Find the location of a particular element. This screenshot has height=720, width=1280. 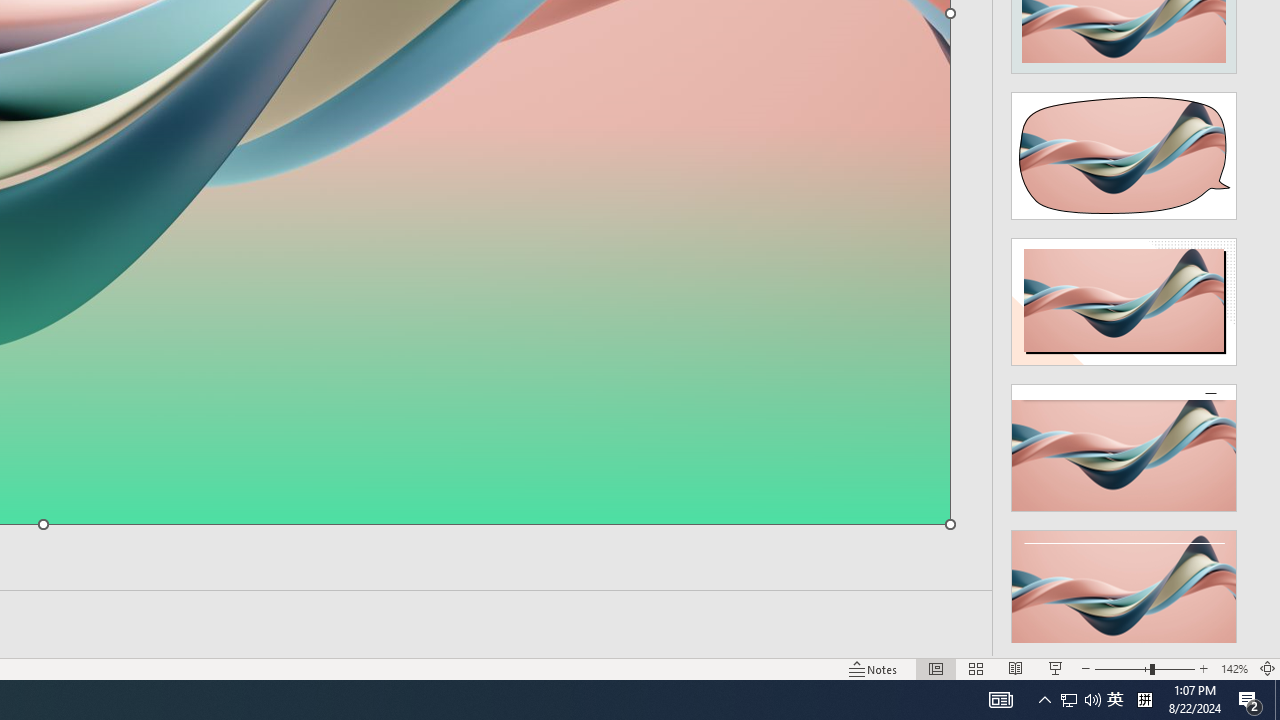

'Zoom 142%' is located at coordinates (1233, 669).